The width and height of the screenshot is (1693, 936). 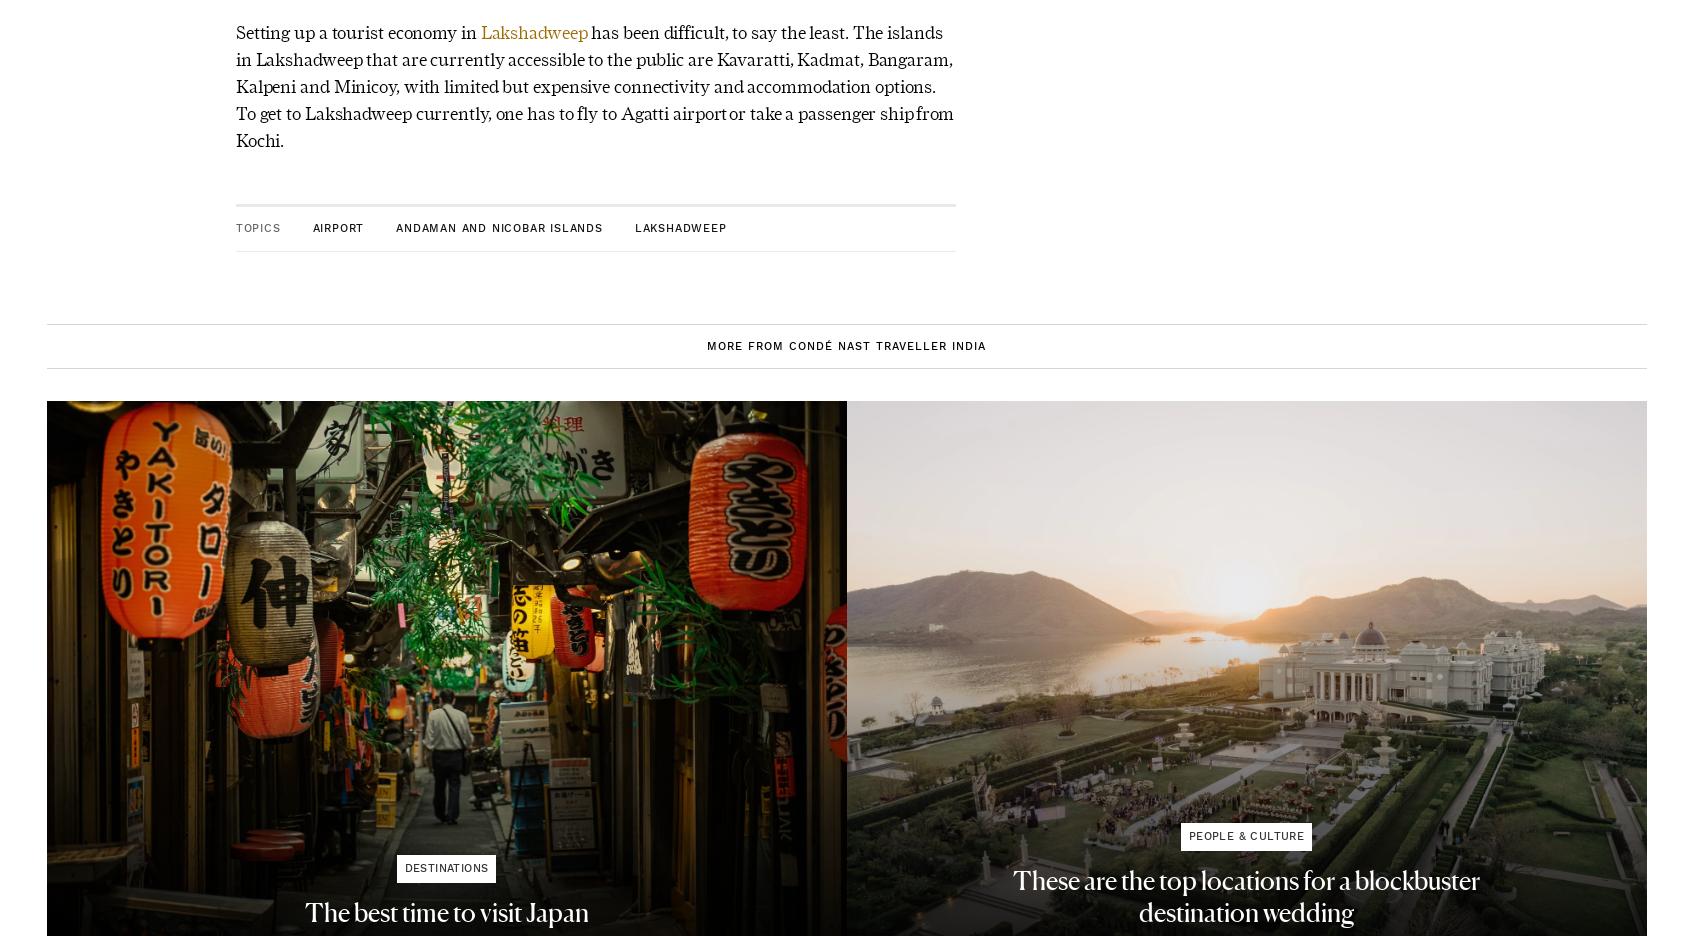 I want to click on 'Lakshadweep', so click(x=476, y=30).